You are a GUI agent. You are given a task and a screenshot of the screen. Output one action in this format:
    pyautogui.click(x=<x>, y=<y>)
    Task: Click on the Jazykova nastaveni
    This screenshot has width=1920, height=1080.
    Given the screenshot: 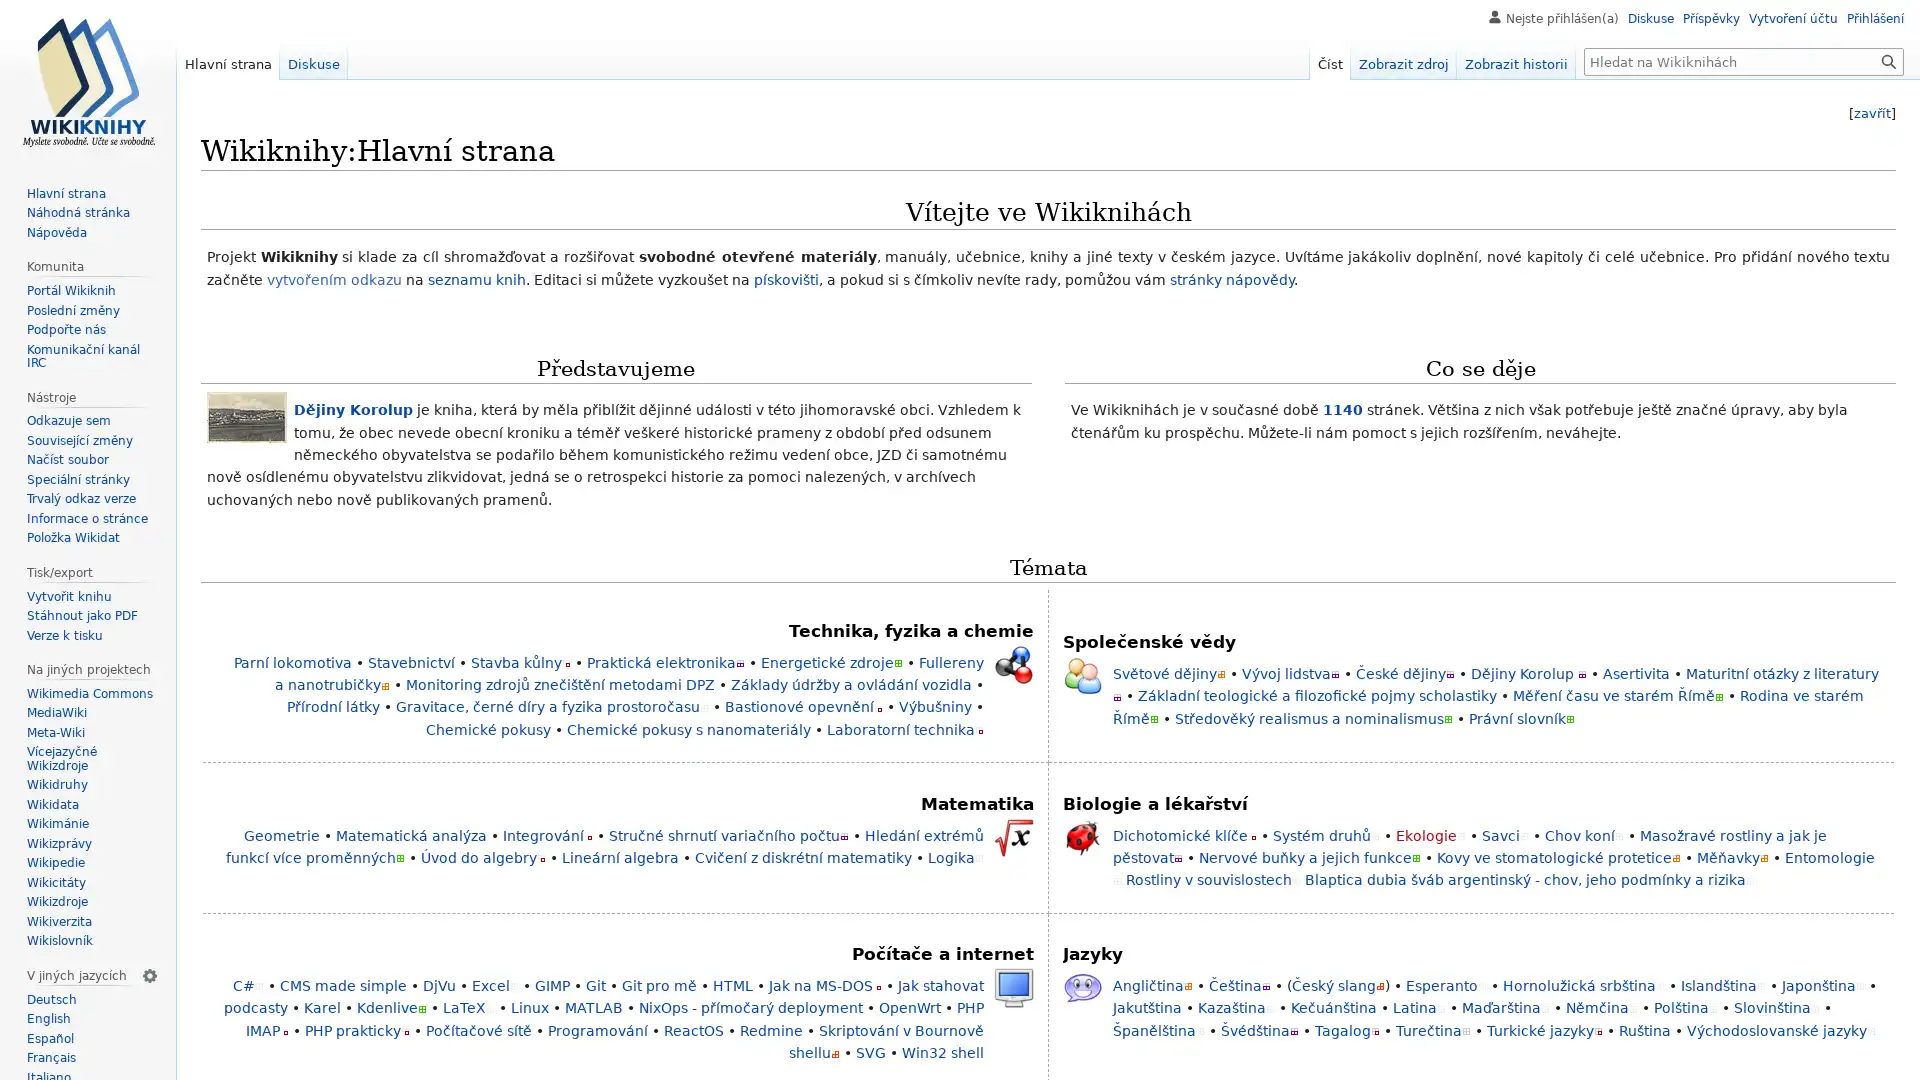 What is the action you would take?
    pyautogui.click(x=148, y=974)
    